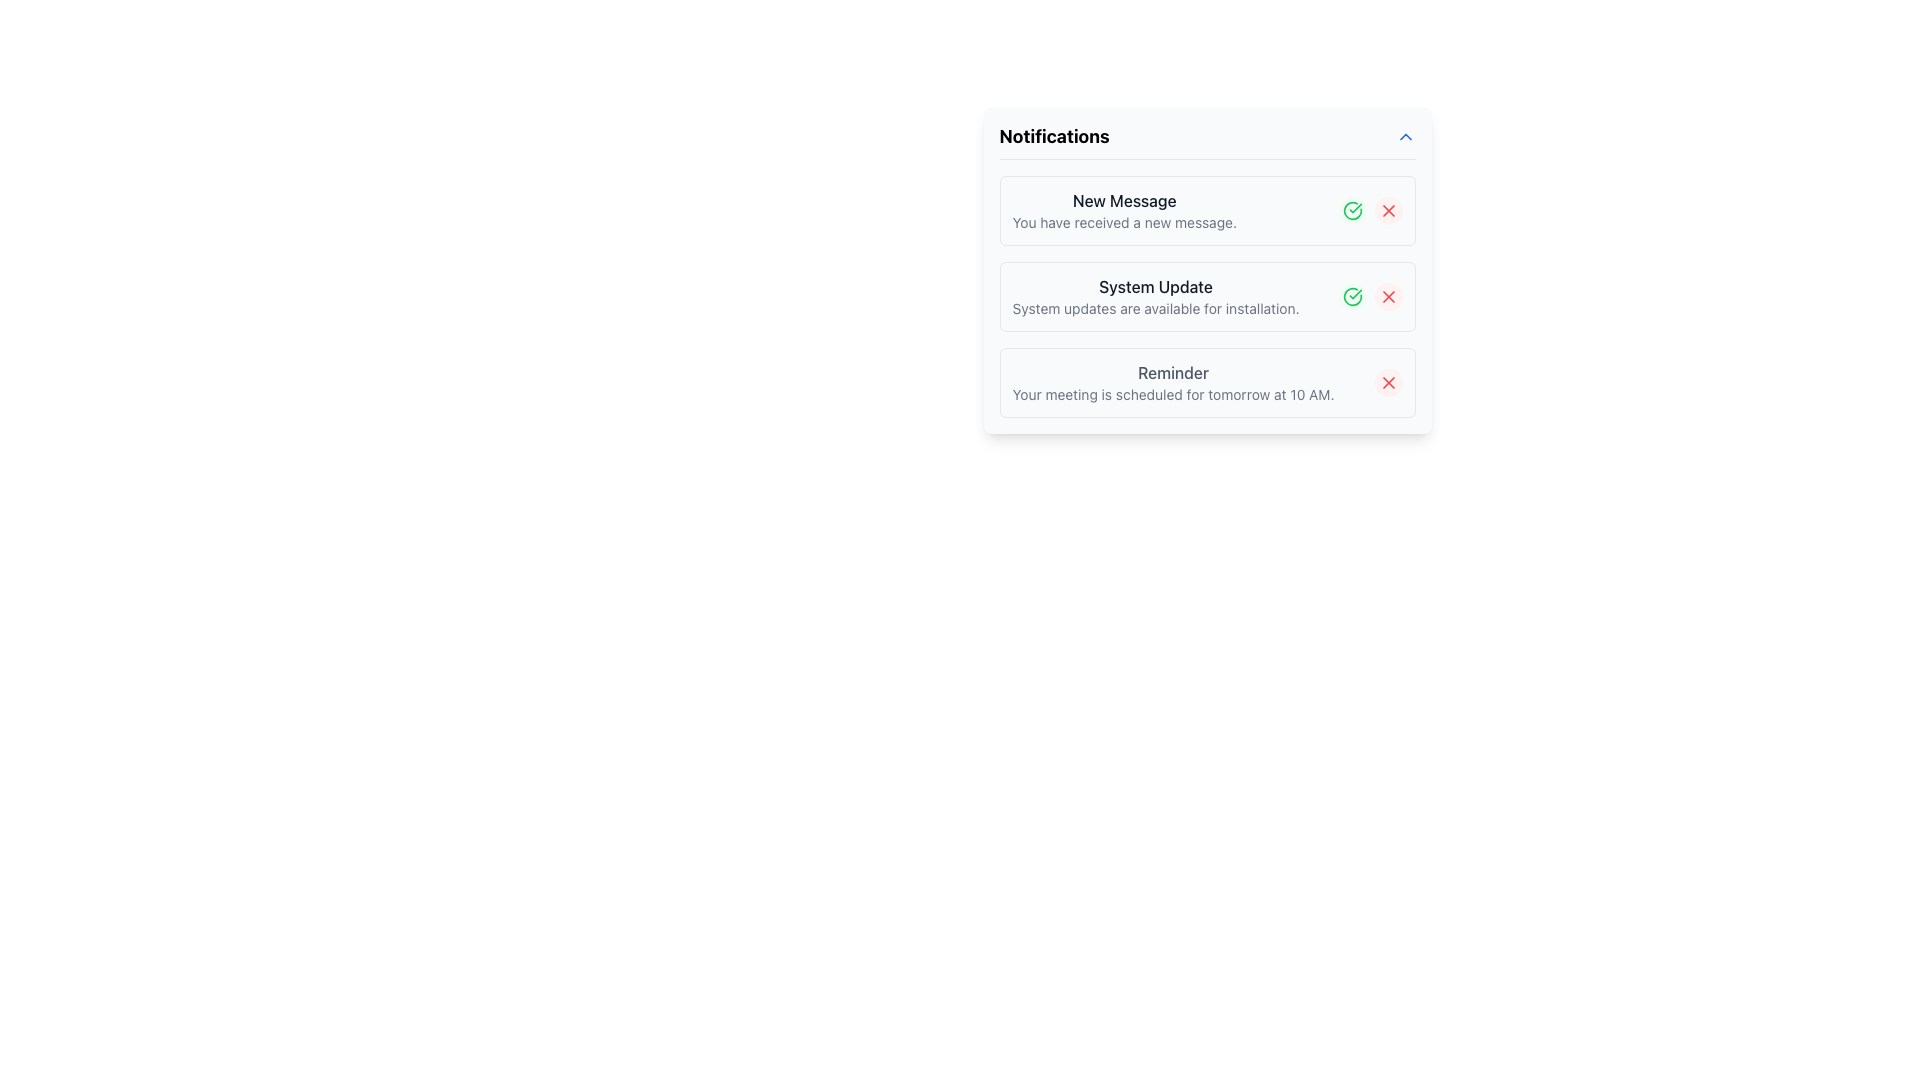  I want to click on text snippet that states 'You have received a new message.' located below the 'New Message' heading in the notification card, so click(1124, 223).